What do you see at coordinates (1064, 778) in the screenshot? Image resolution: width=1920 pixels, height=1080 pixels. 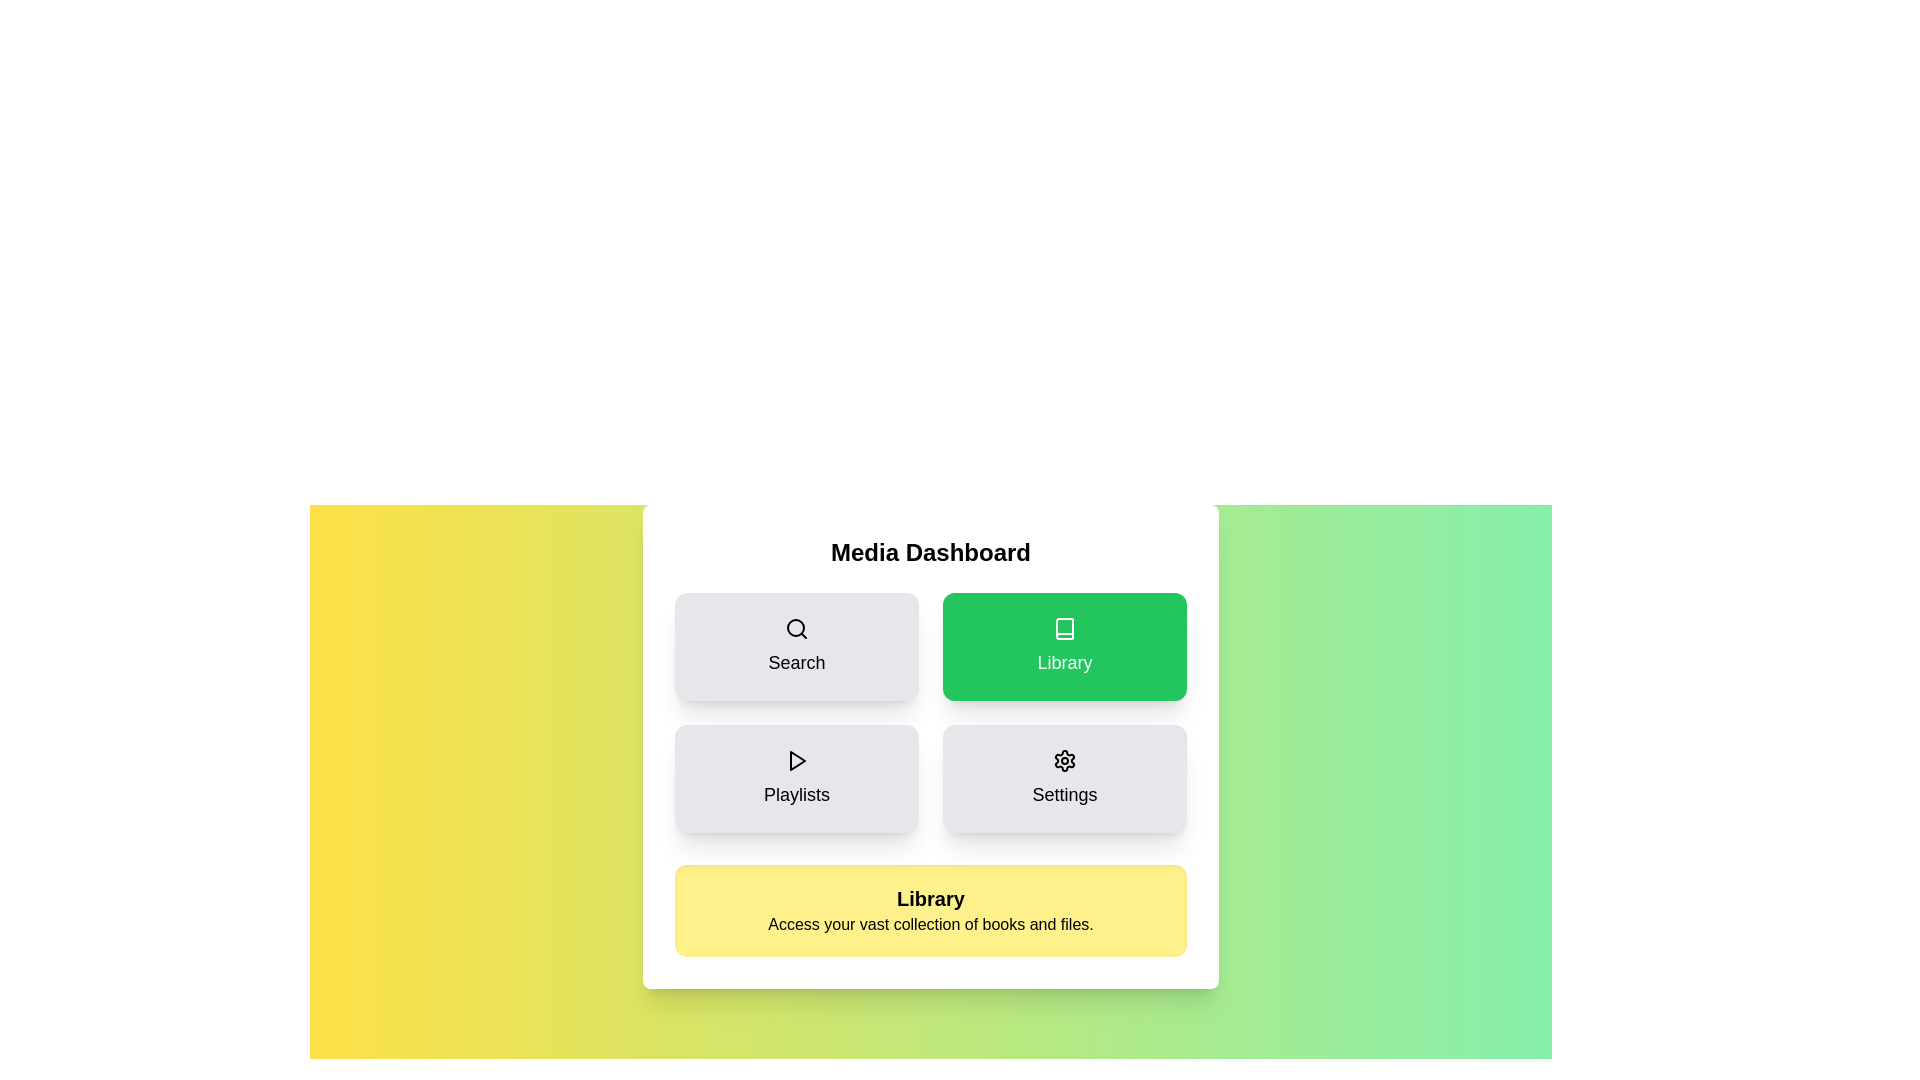 I see `the Settings button to observe the hover effect` at bounding box center [1064, 778].